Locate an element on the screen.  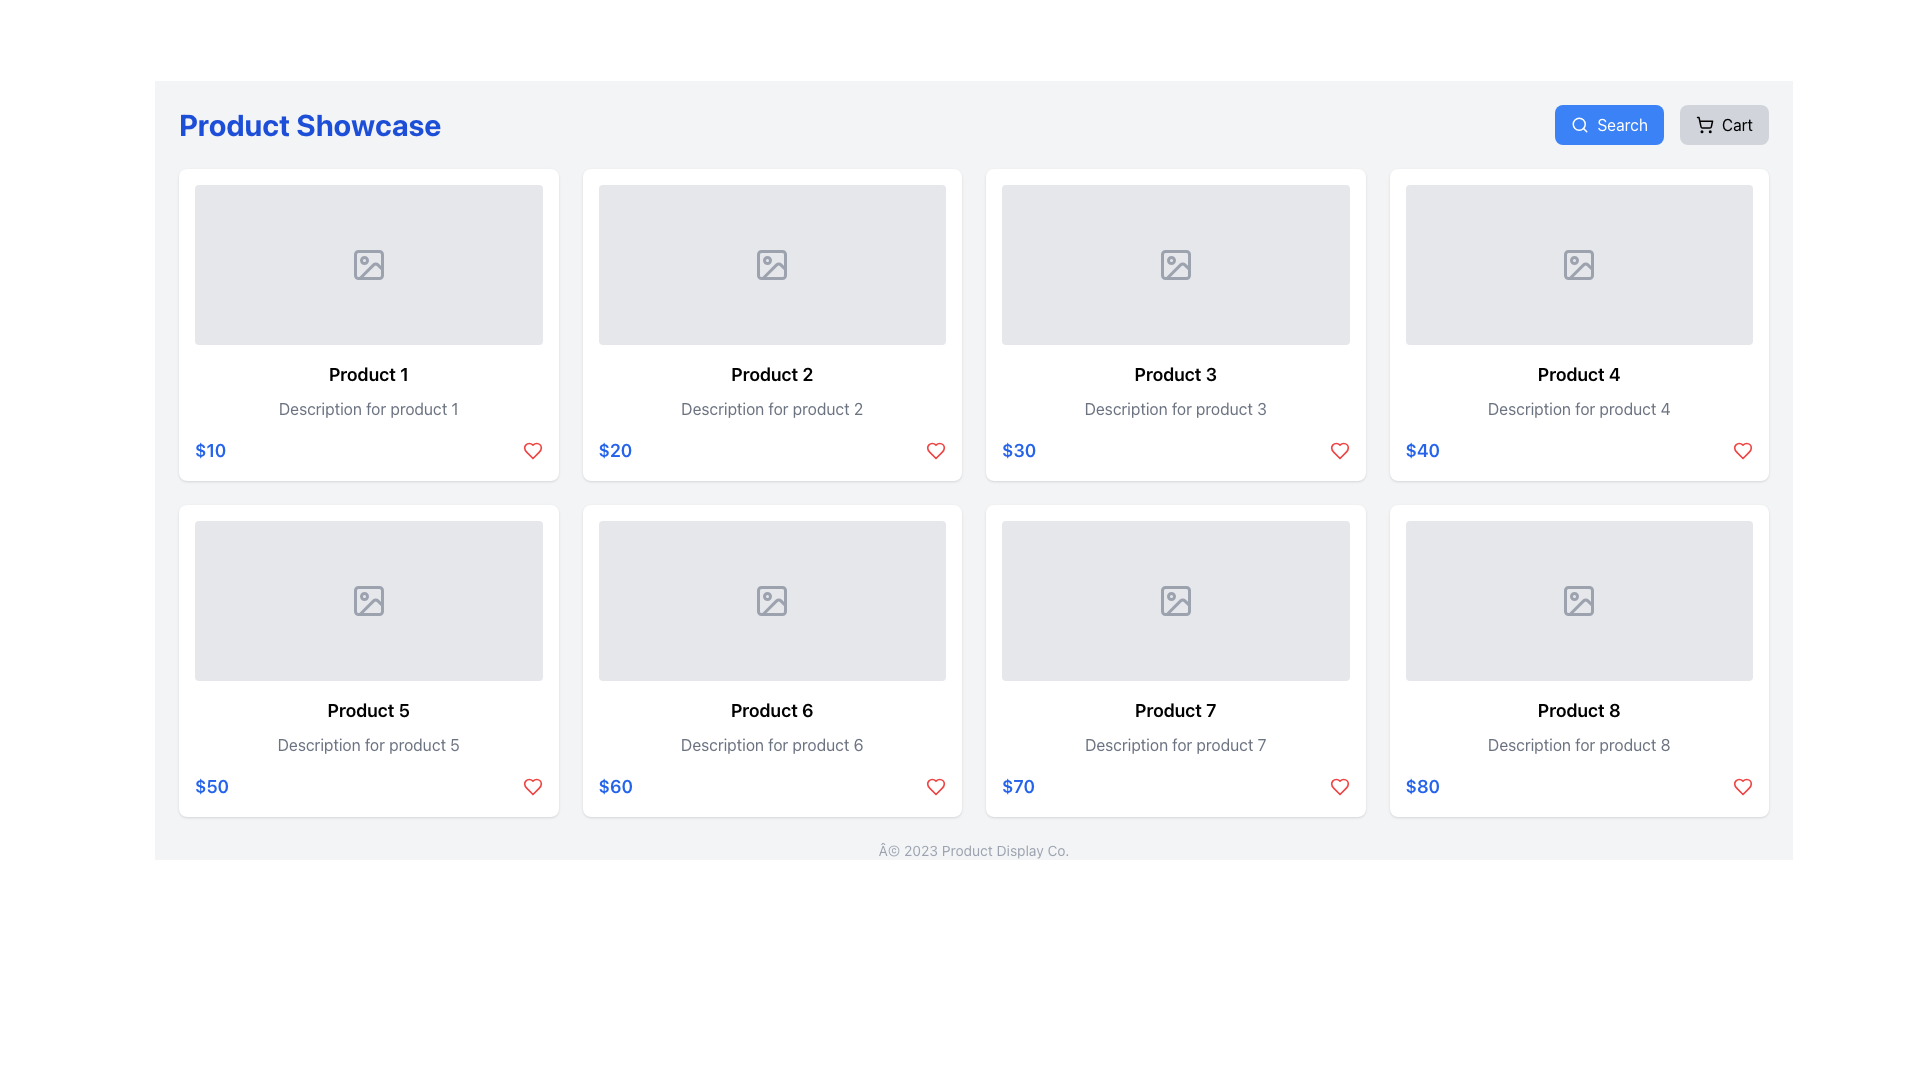
the 'Cart' button located is located at coordinates (1723, 124).